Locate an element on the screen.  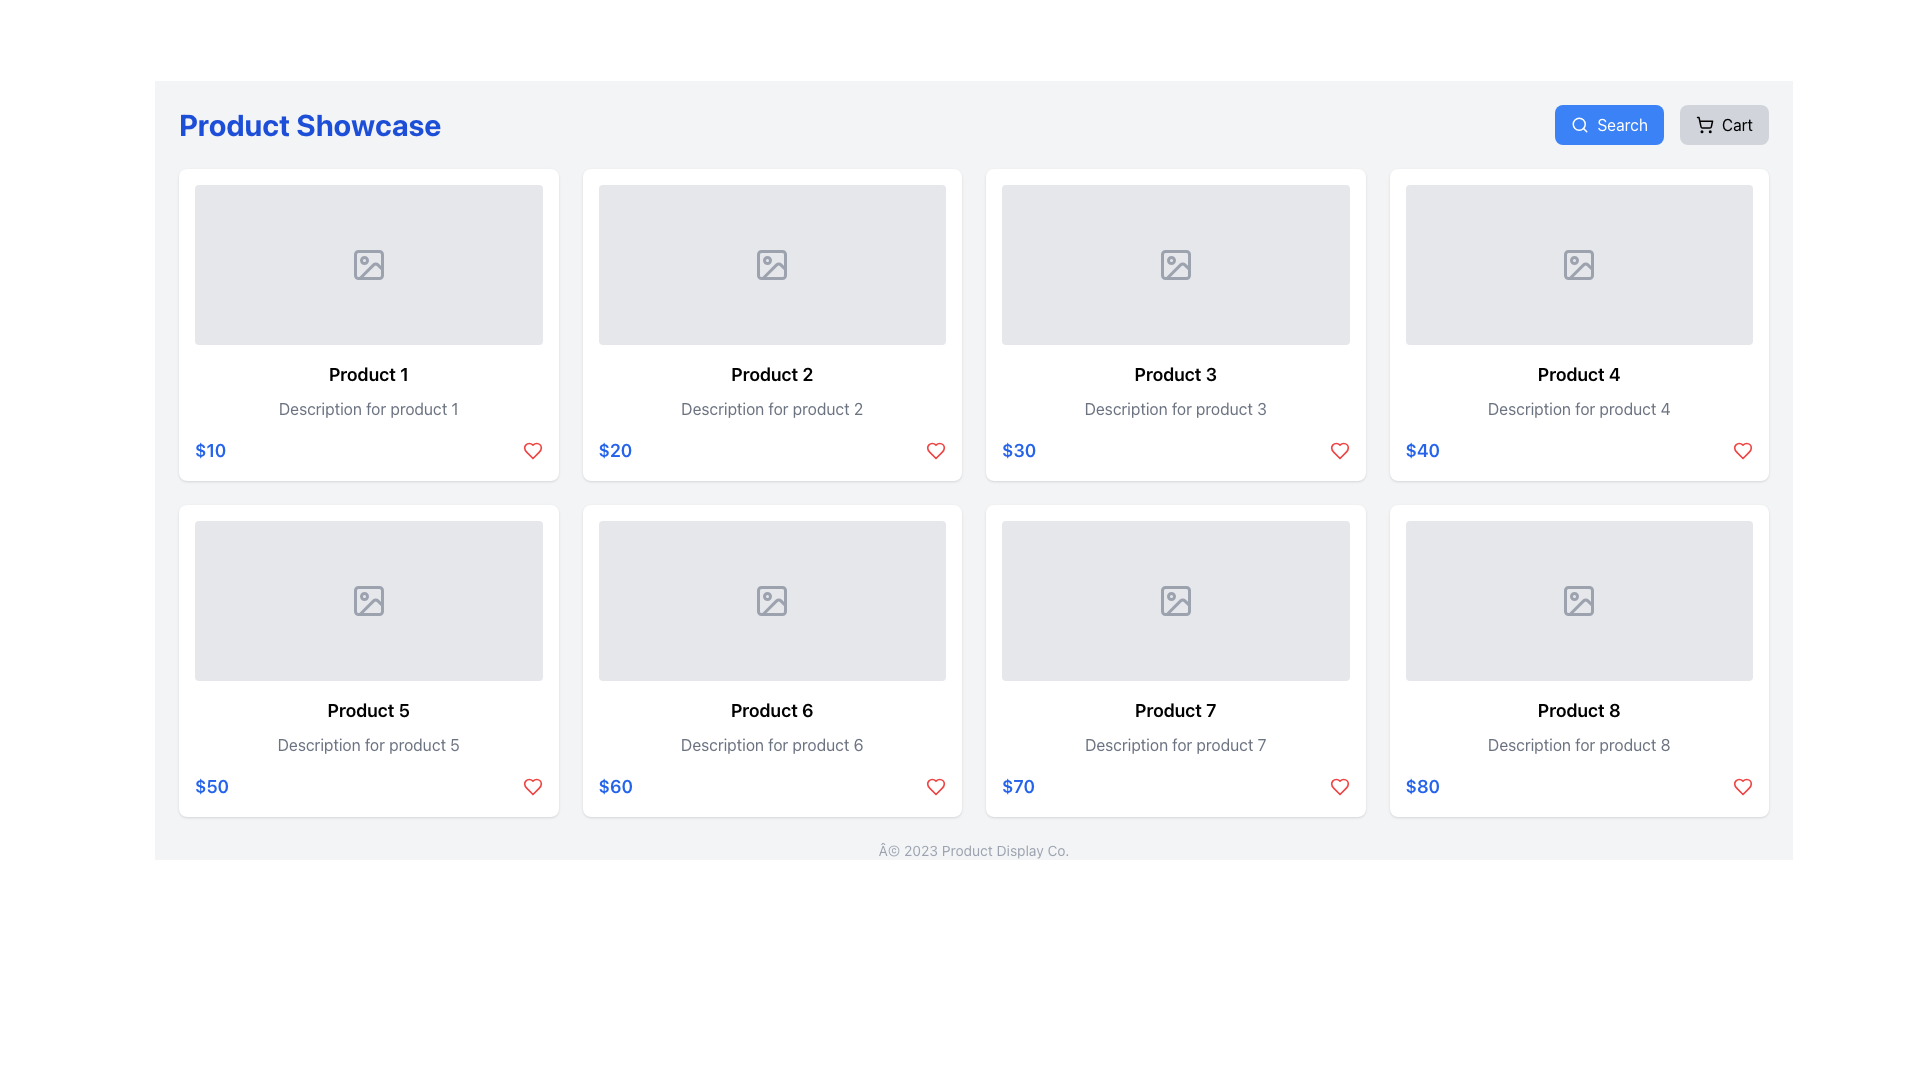
the 'Cart' button located is located at coordinates (1723, 124).